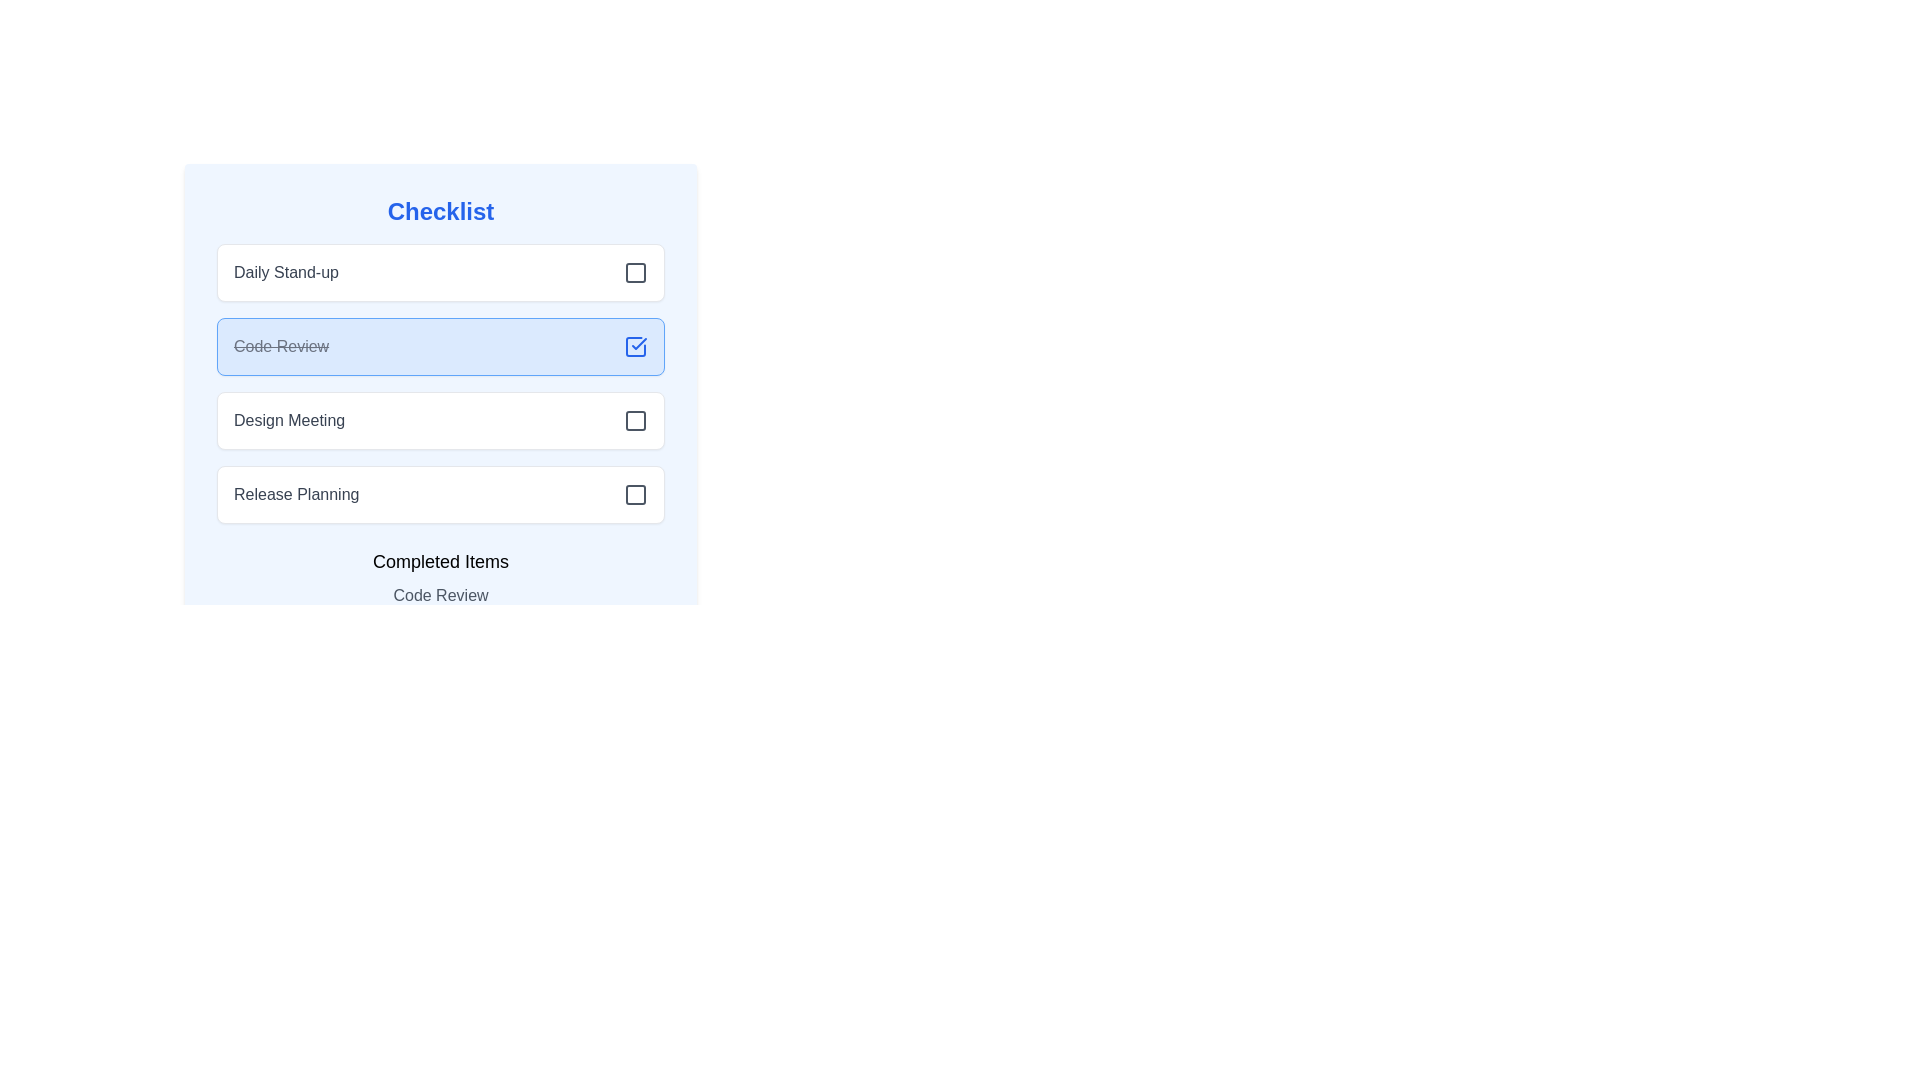  I want to click on the checked icon indicating the completion status of the 'Code Review' item in the checklist, which is the second icon vertically in the list, so click(634, 346).